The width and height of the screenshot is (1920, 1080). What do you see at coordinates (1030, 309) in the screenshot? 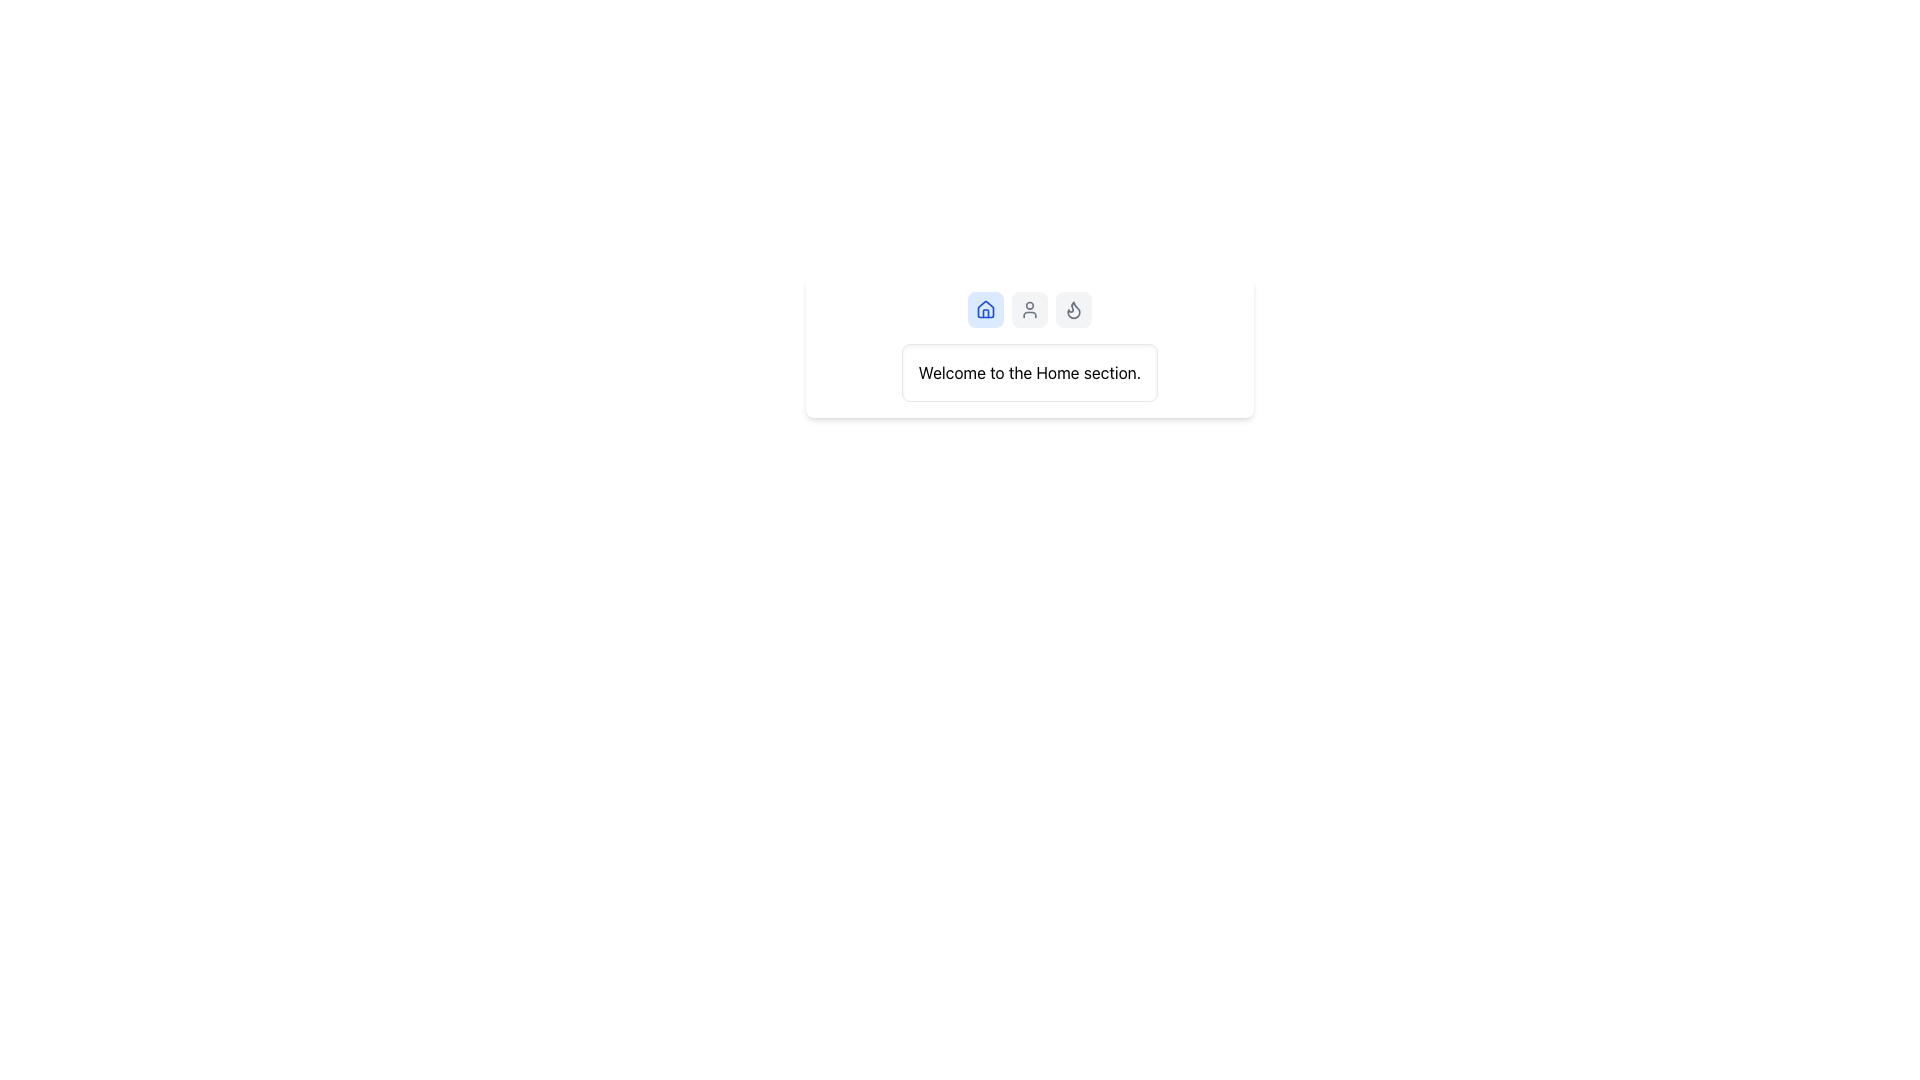
I see `the profile user icon tab, which is the second tab in a horizontal group of three icons` at bounding box center [1030, 309].